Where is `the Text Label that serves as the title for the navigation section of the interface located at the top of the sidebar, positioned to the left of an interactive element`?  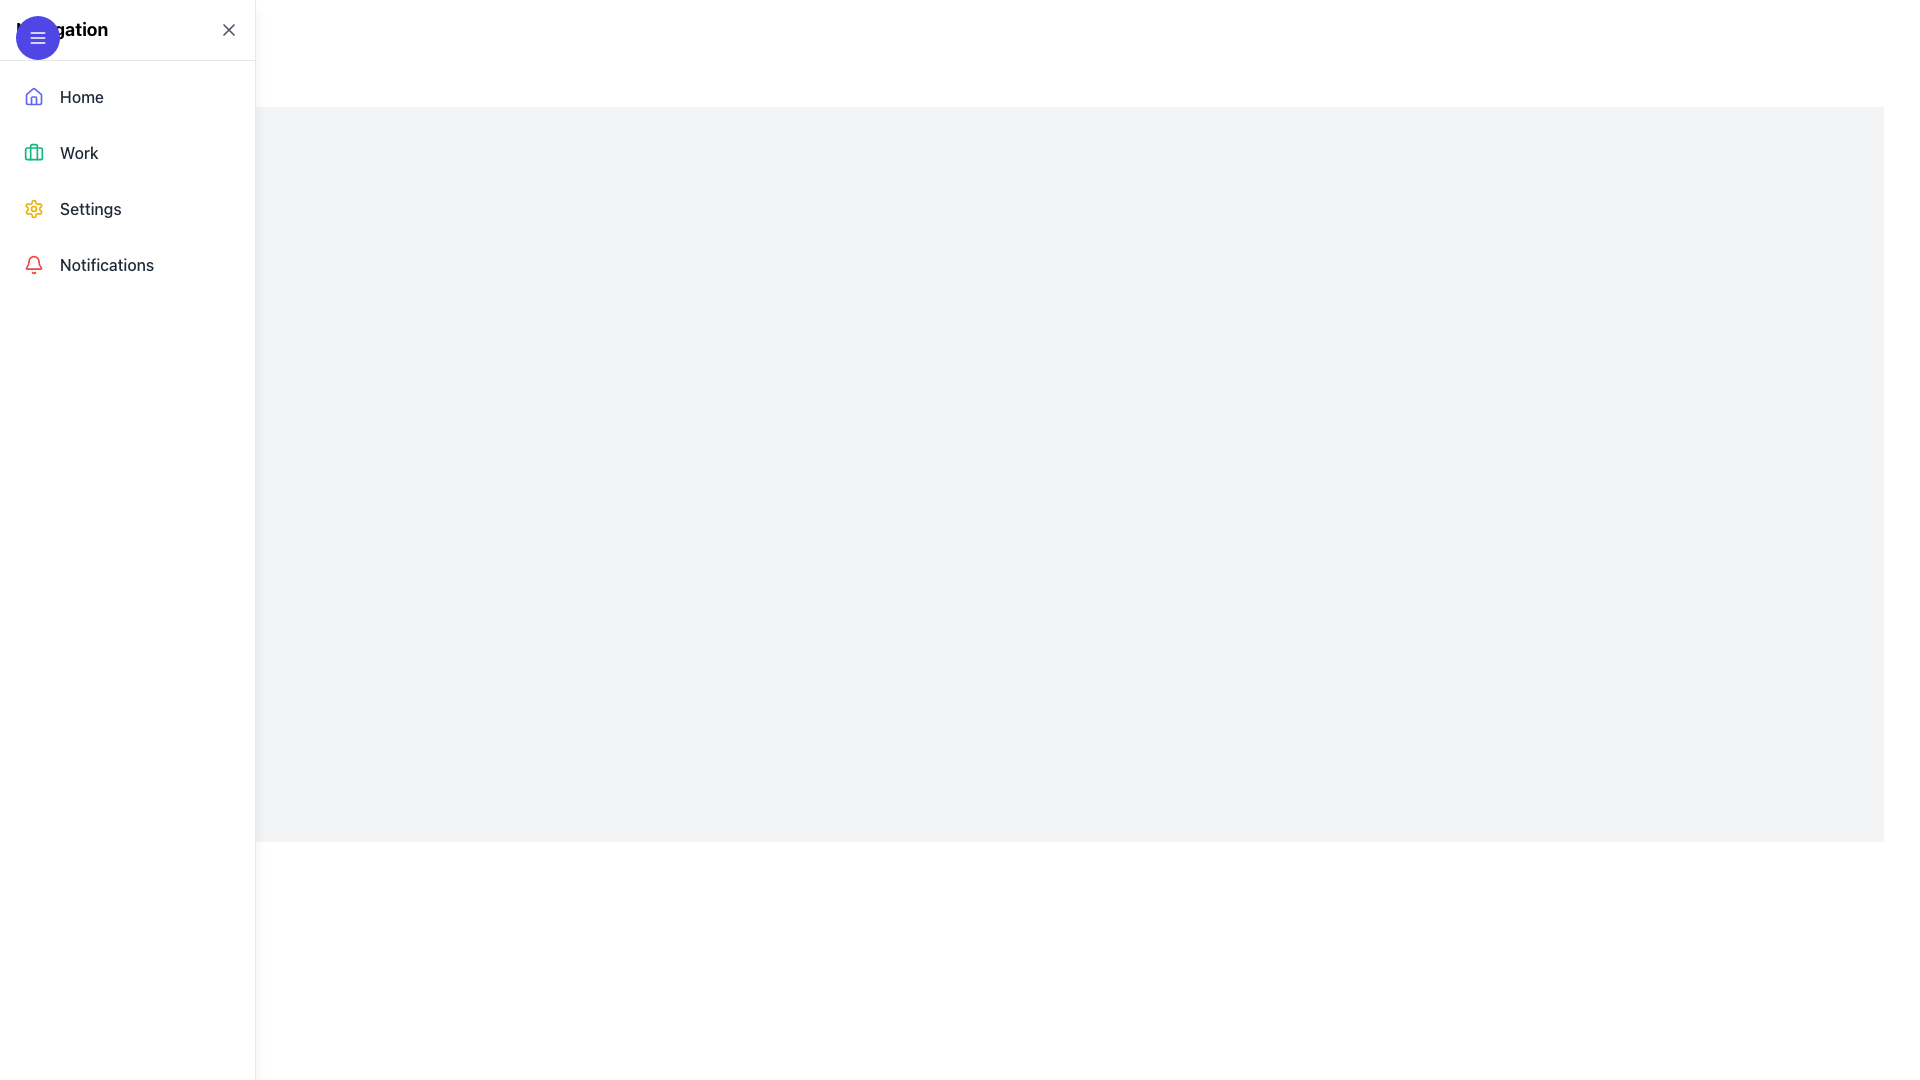 the Text Label that serves as the title for the navigation section of the interface located at the top of the sidebar, positioned to the left of an interactive element is located at coordinates (62, 30).